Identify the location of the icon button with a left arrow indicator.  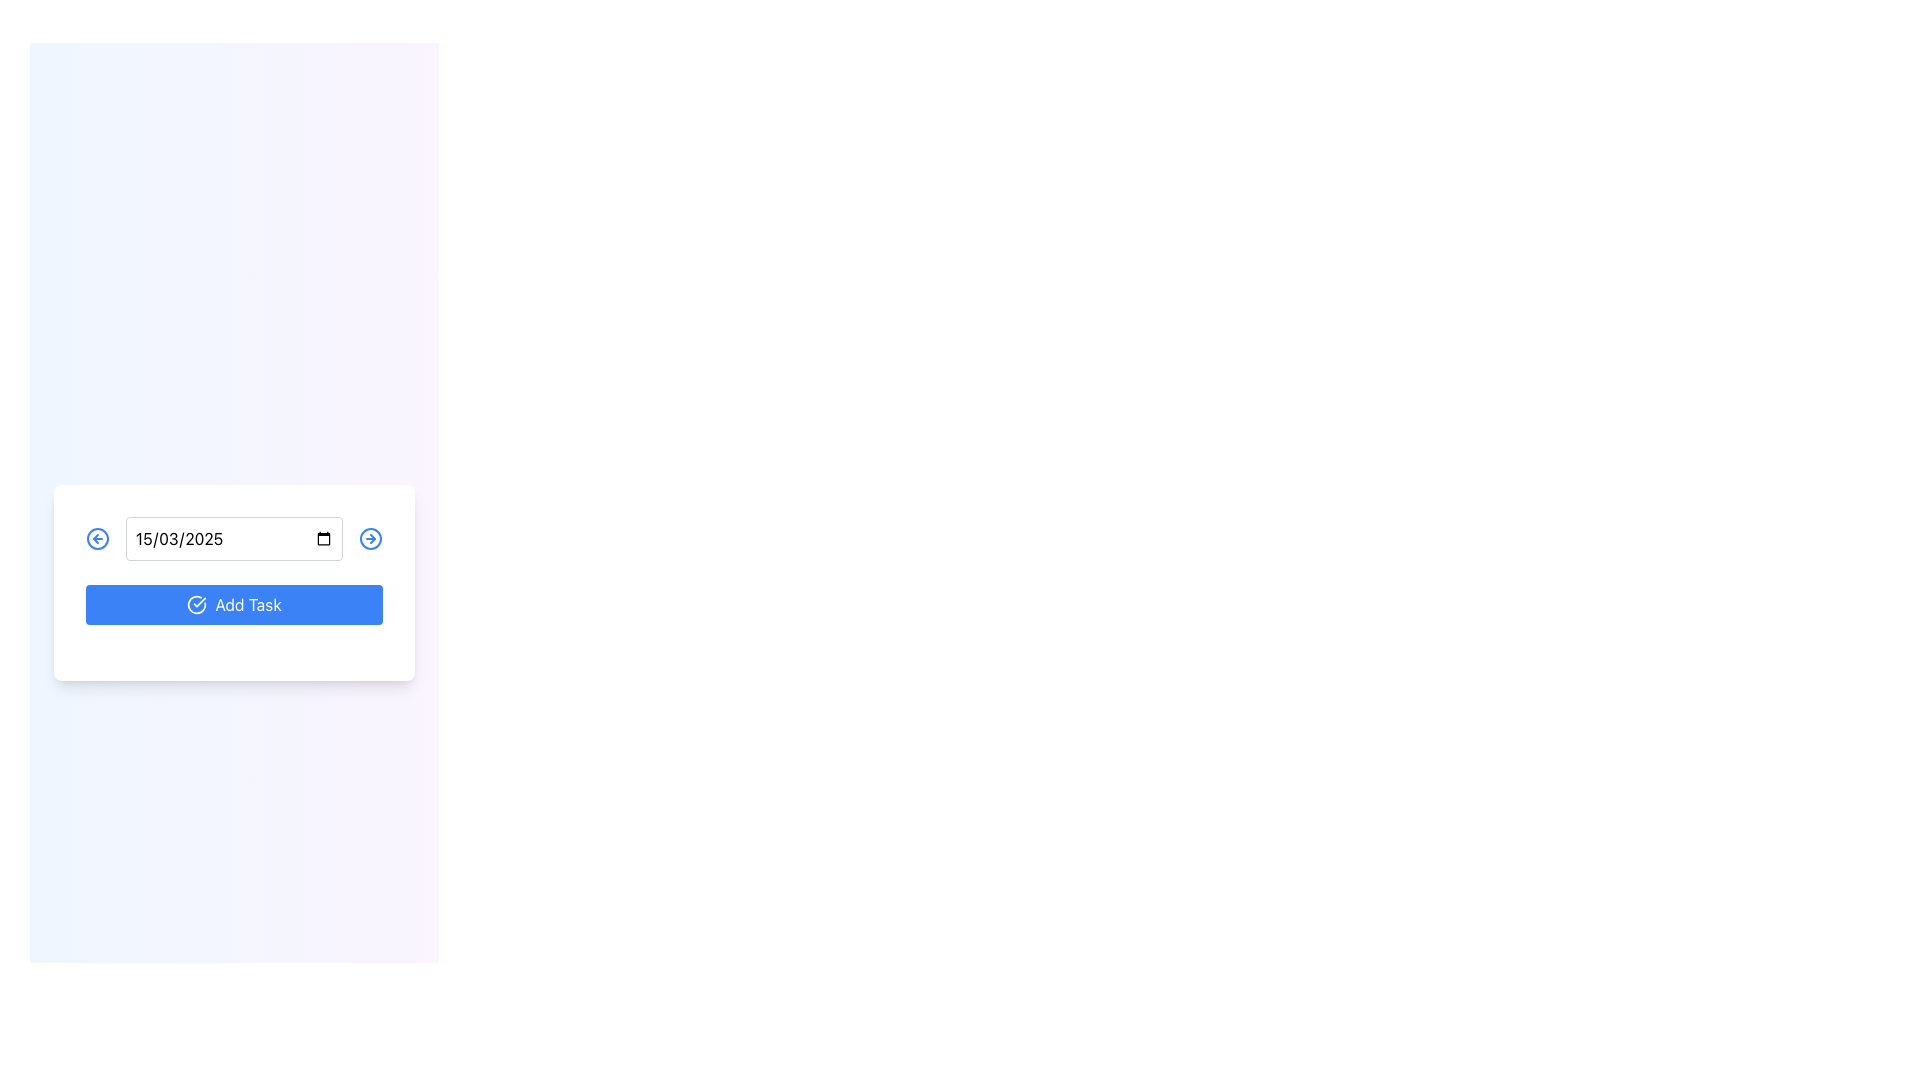
(96, 538).